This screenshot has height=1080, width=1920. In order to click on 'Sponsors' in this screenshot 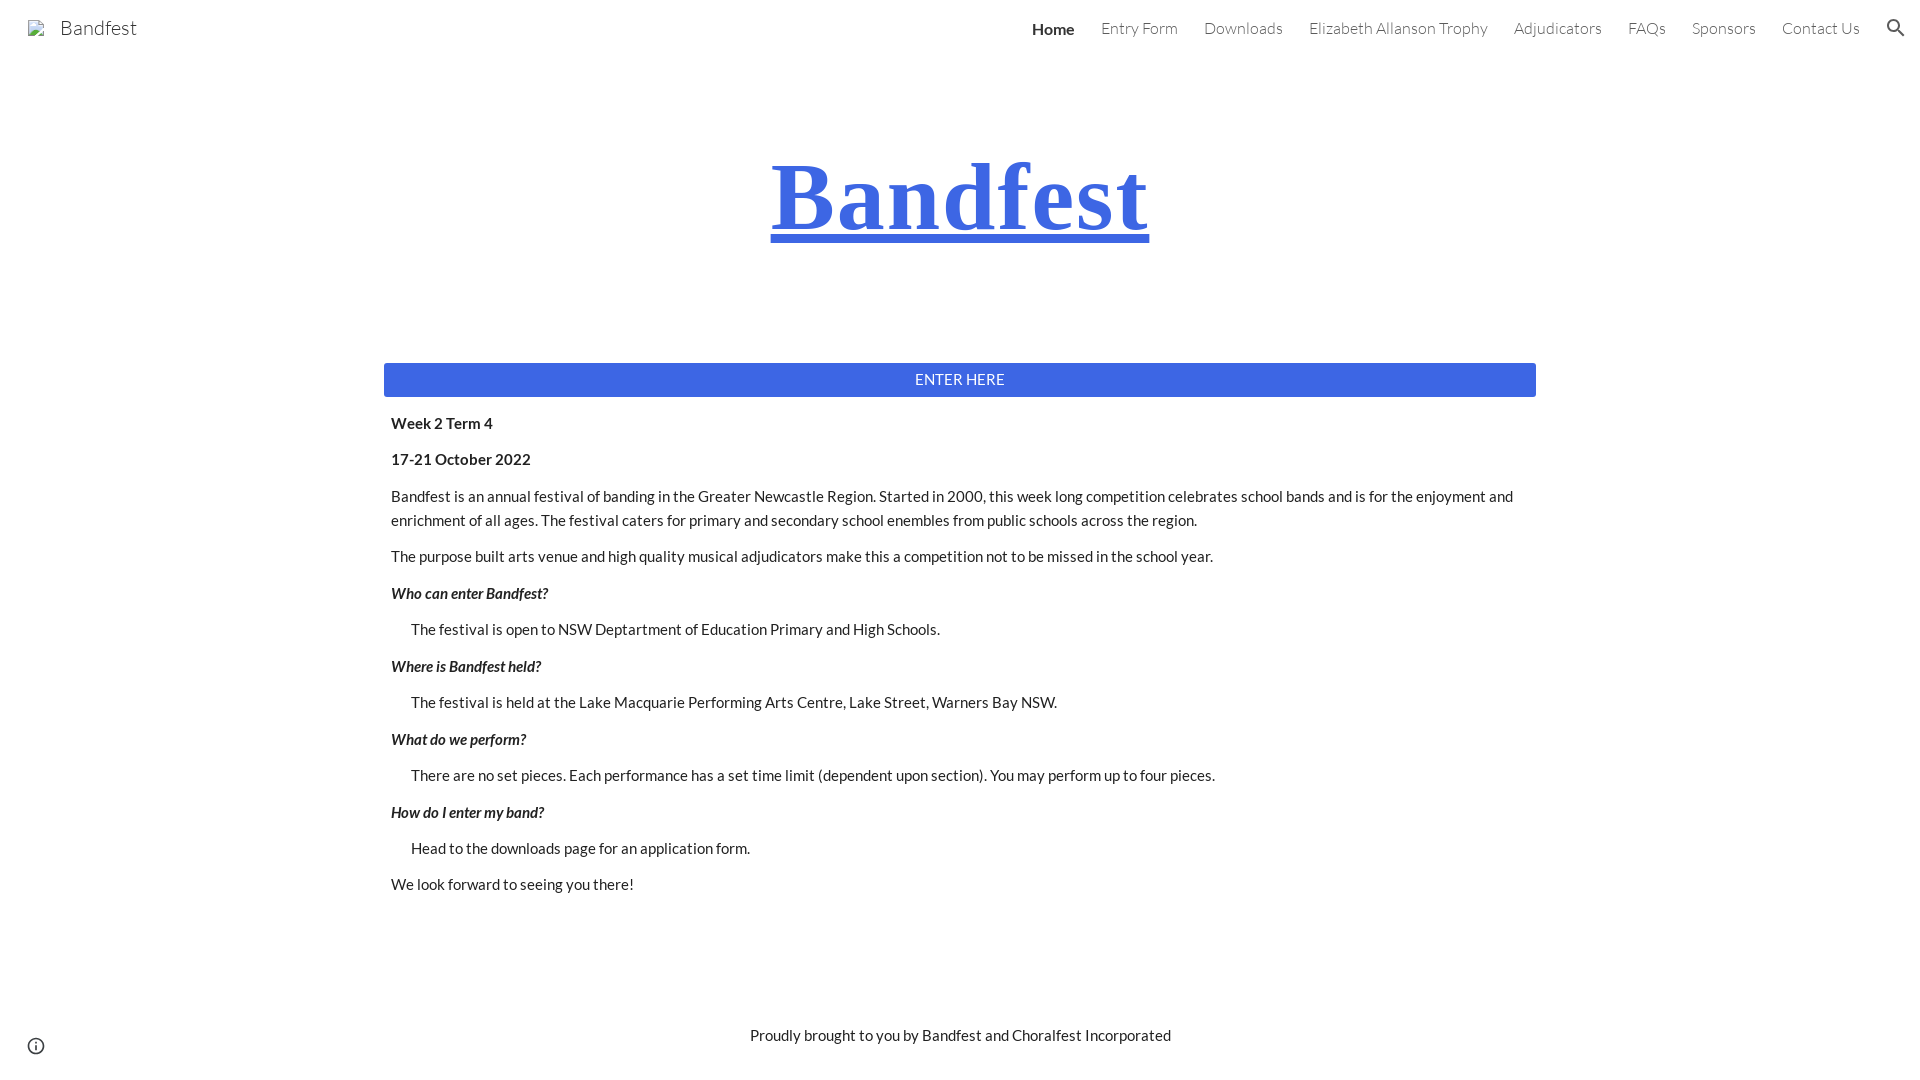, I will do `click(1722, 27)`.